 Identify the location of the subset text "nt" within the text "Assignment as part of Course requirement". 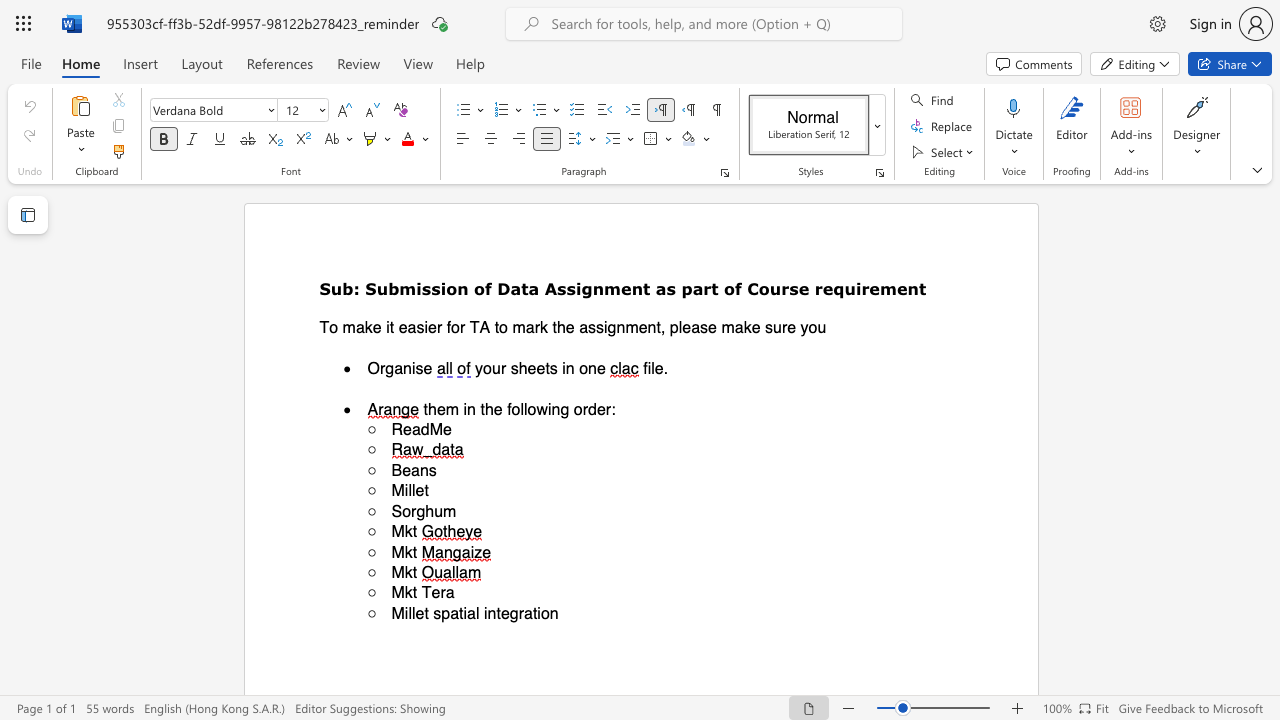
(906, 288).